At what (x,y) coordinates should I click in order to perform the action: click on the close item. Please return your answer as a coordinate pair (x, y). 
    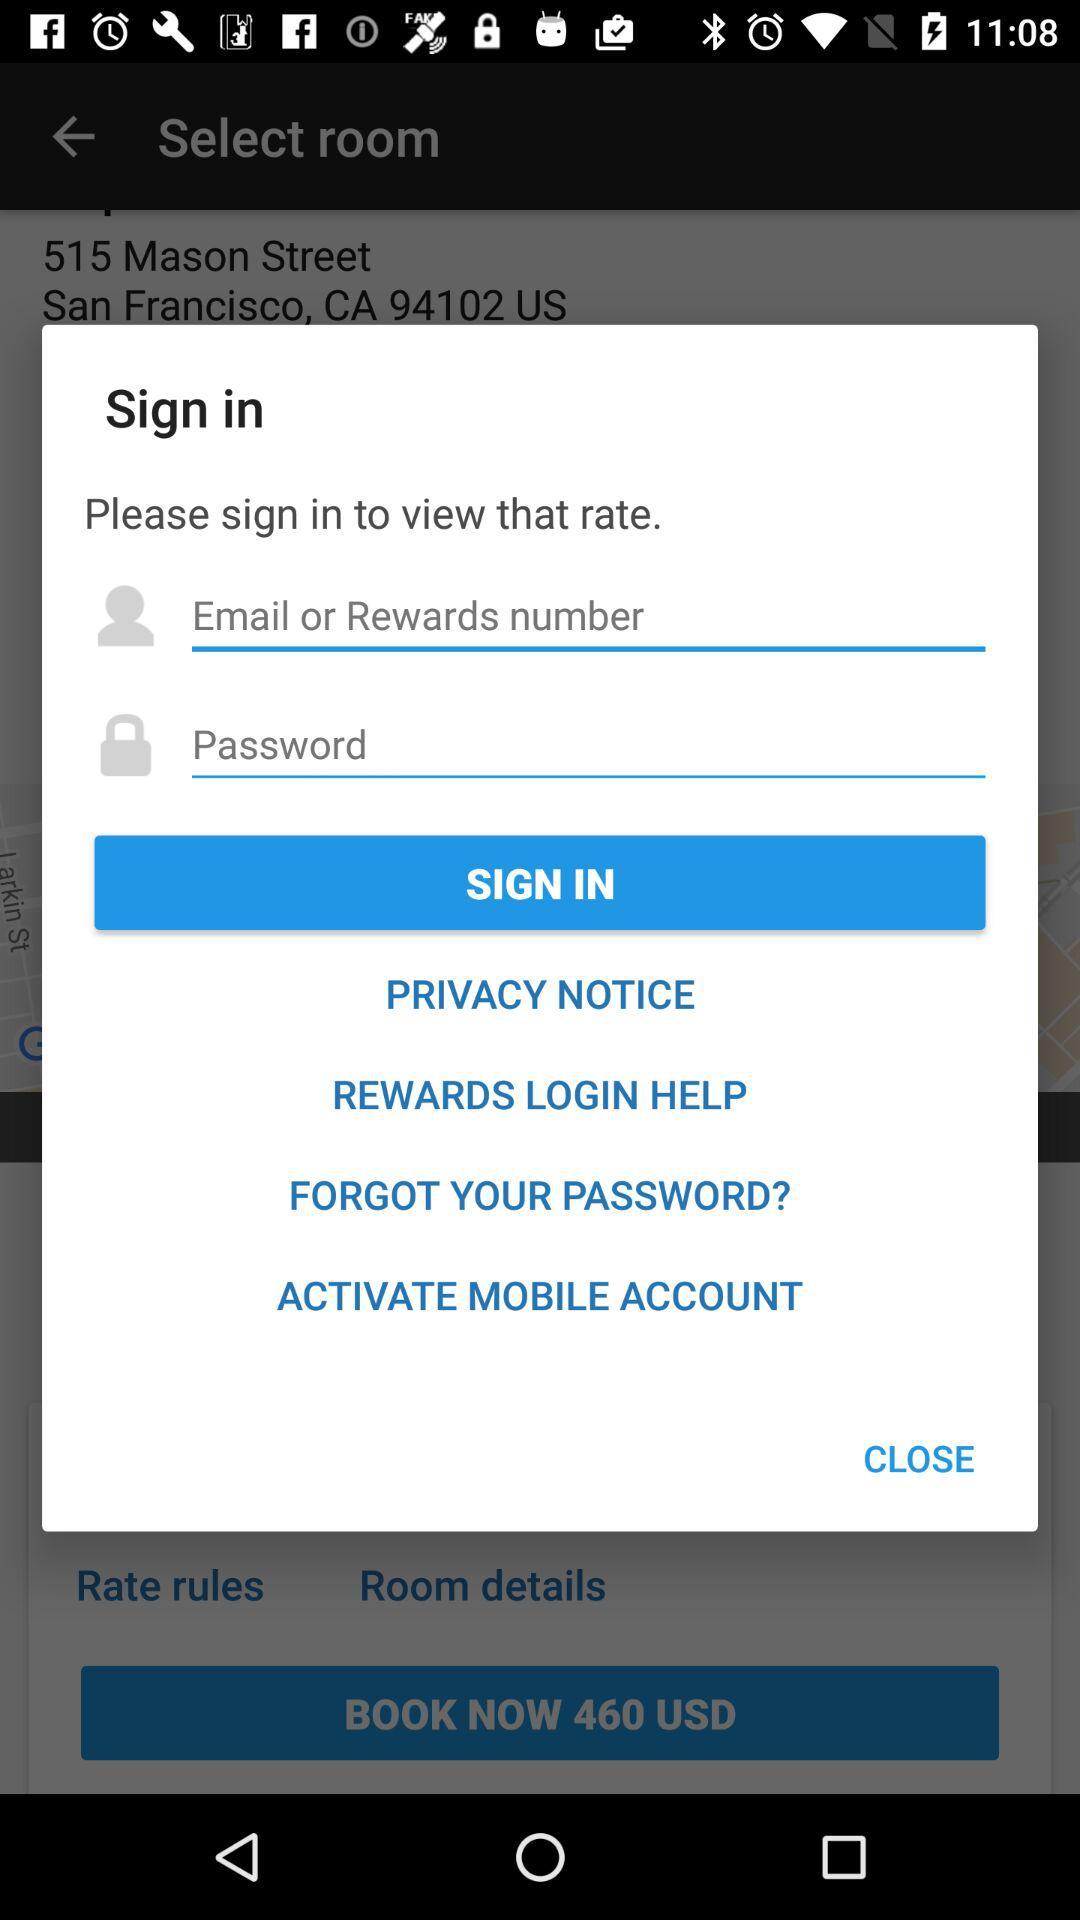
    Looking at the image, I should click on (919, 1458).